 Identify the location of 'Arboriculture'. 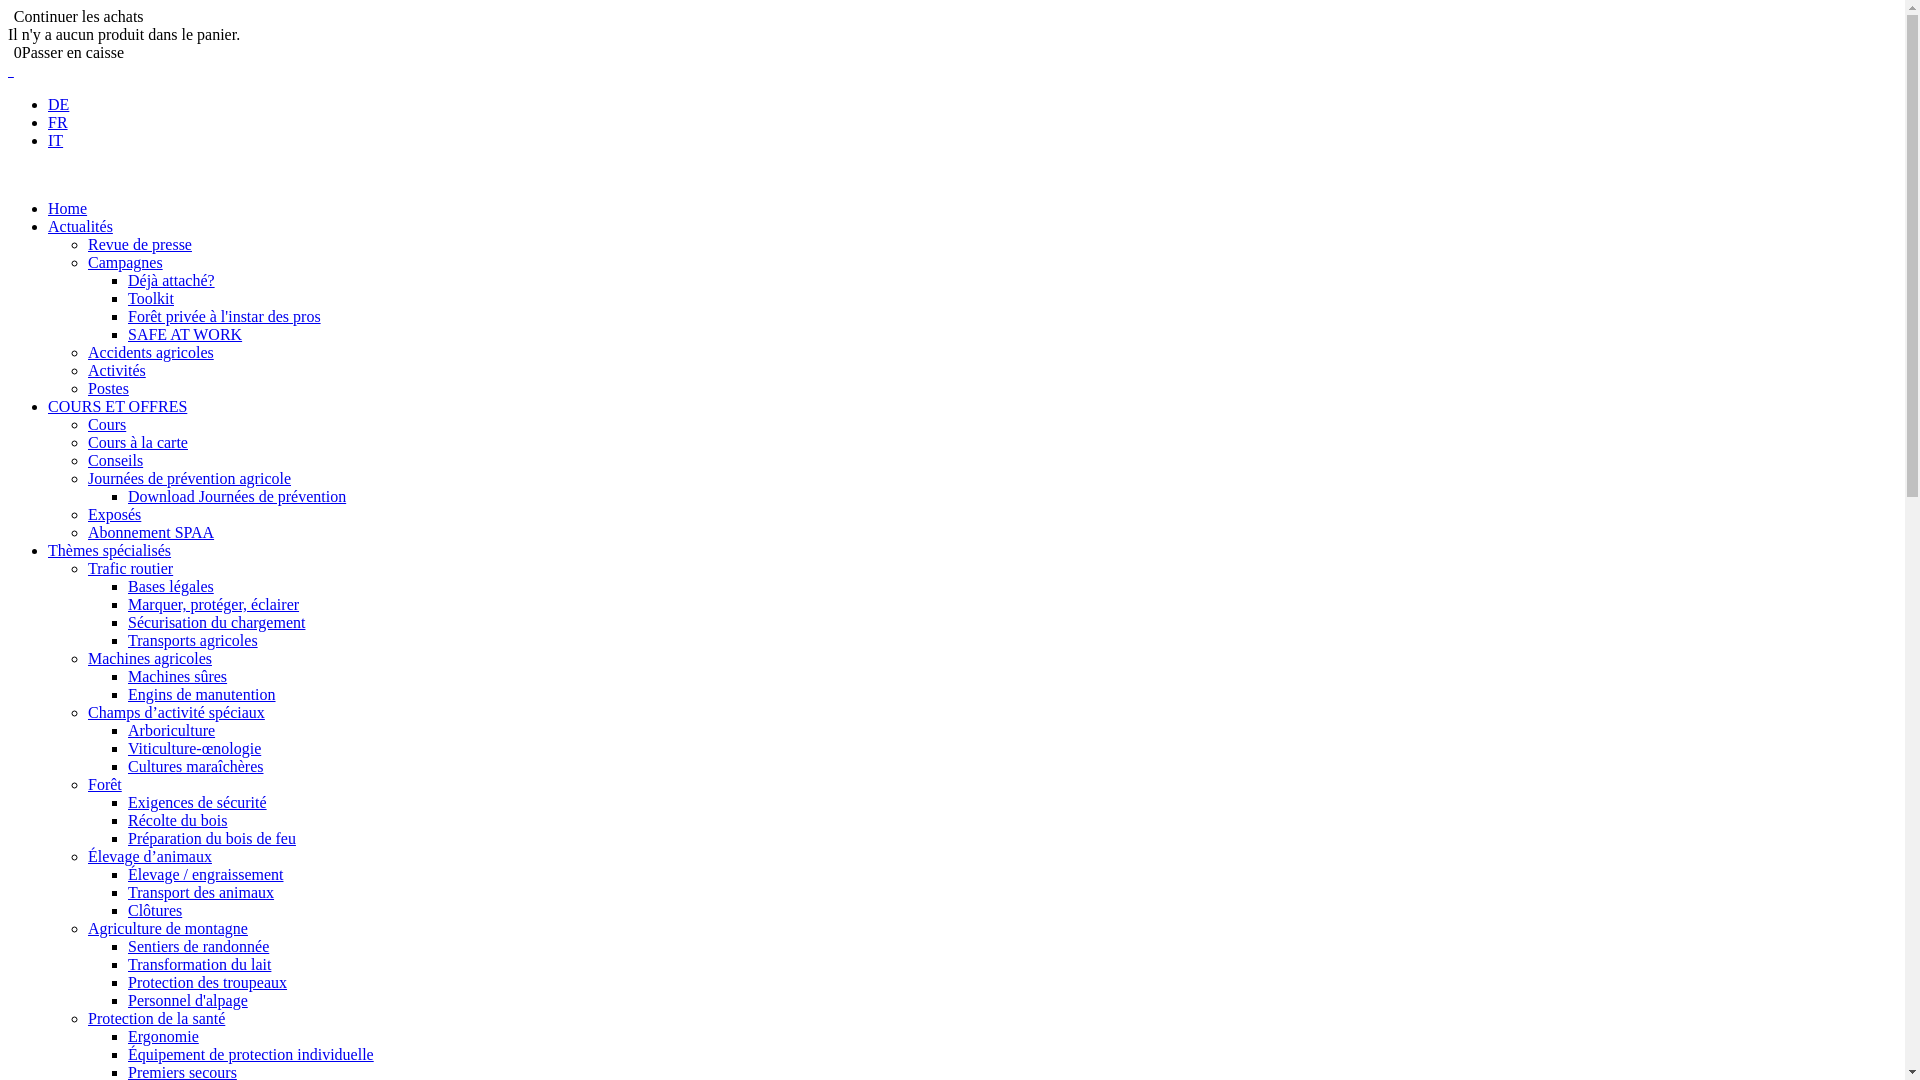
(127, 730).